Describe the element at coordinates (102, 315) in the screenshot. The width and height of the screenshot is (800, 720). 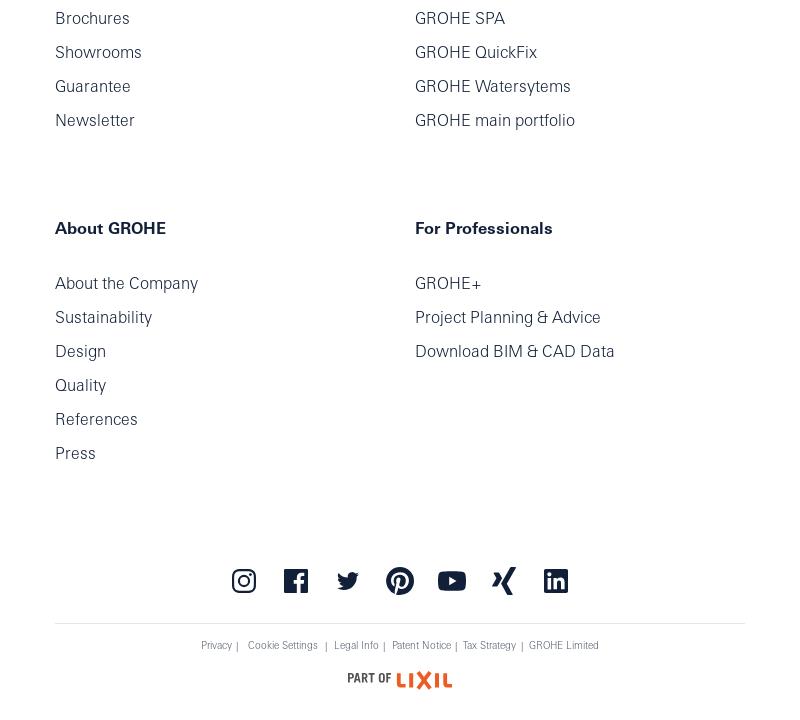
I see `'Sustainability'` at that location.